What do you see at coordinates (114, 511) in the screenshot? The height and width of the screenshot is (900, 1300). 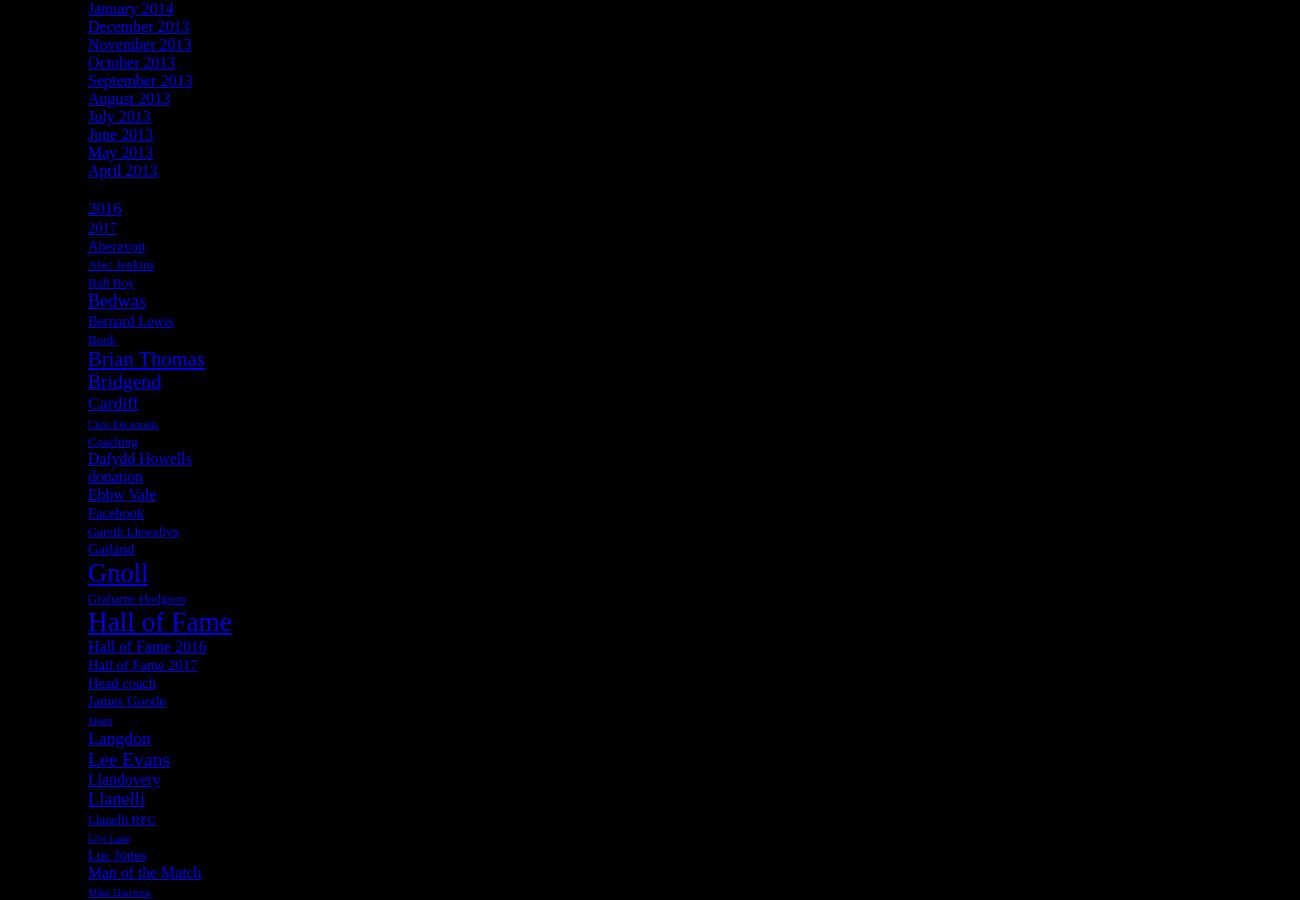 I see `'Facebook'` at bounding box center [114, 511].